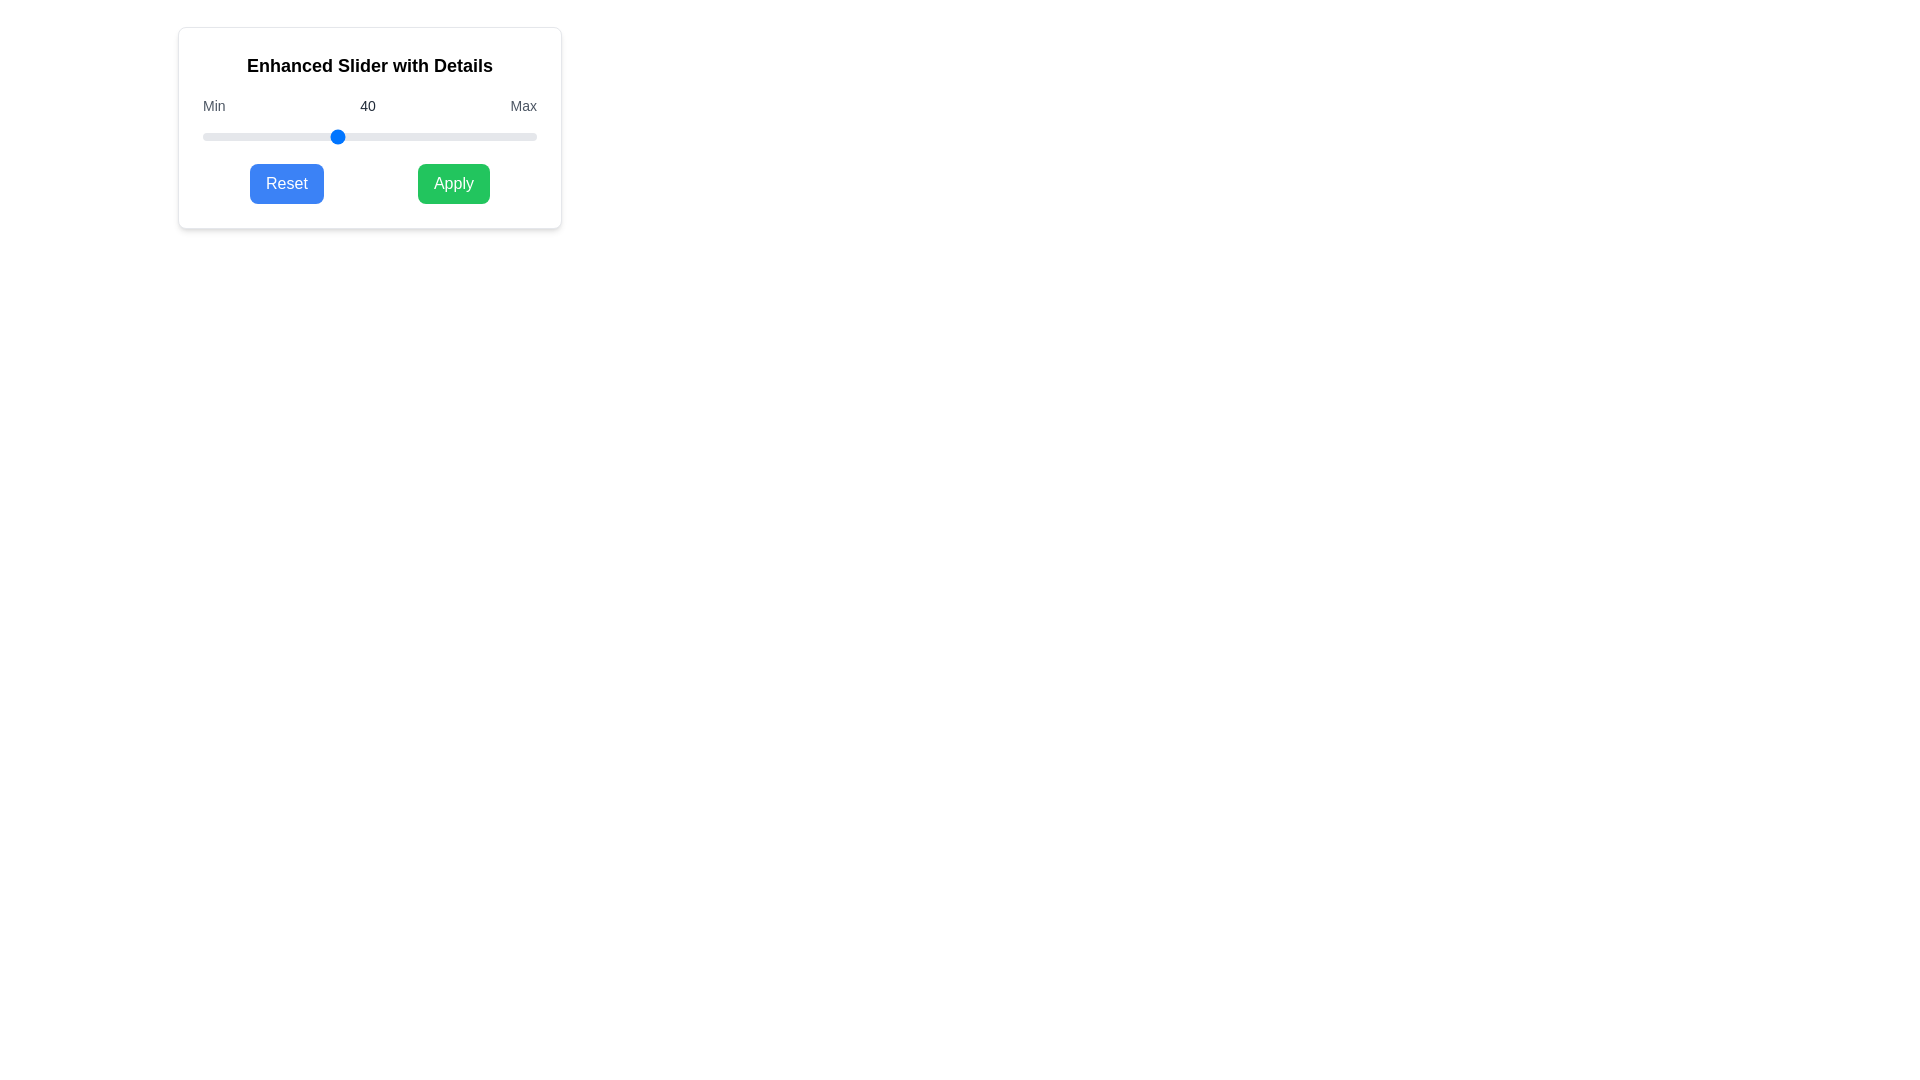 This screenshot has width=1920, height=1080. What do you see at coordinates (393, 136) in the screenshot?
I see `the slider` at bounding box center [393, 136].